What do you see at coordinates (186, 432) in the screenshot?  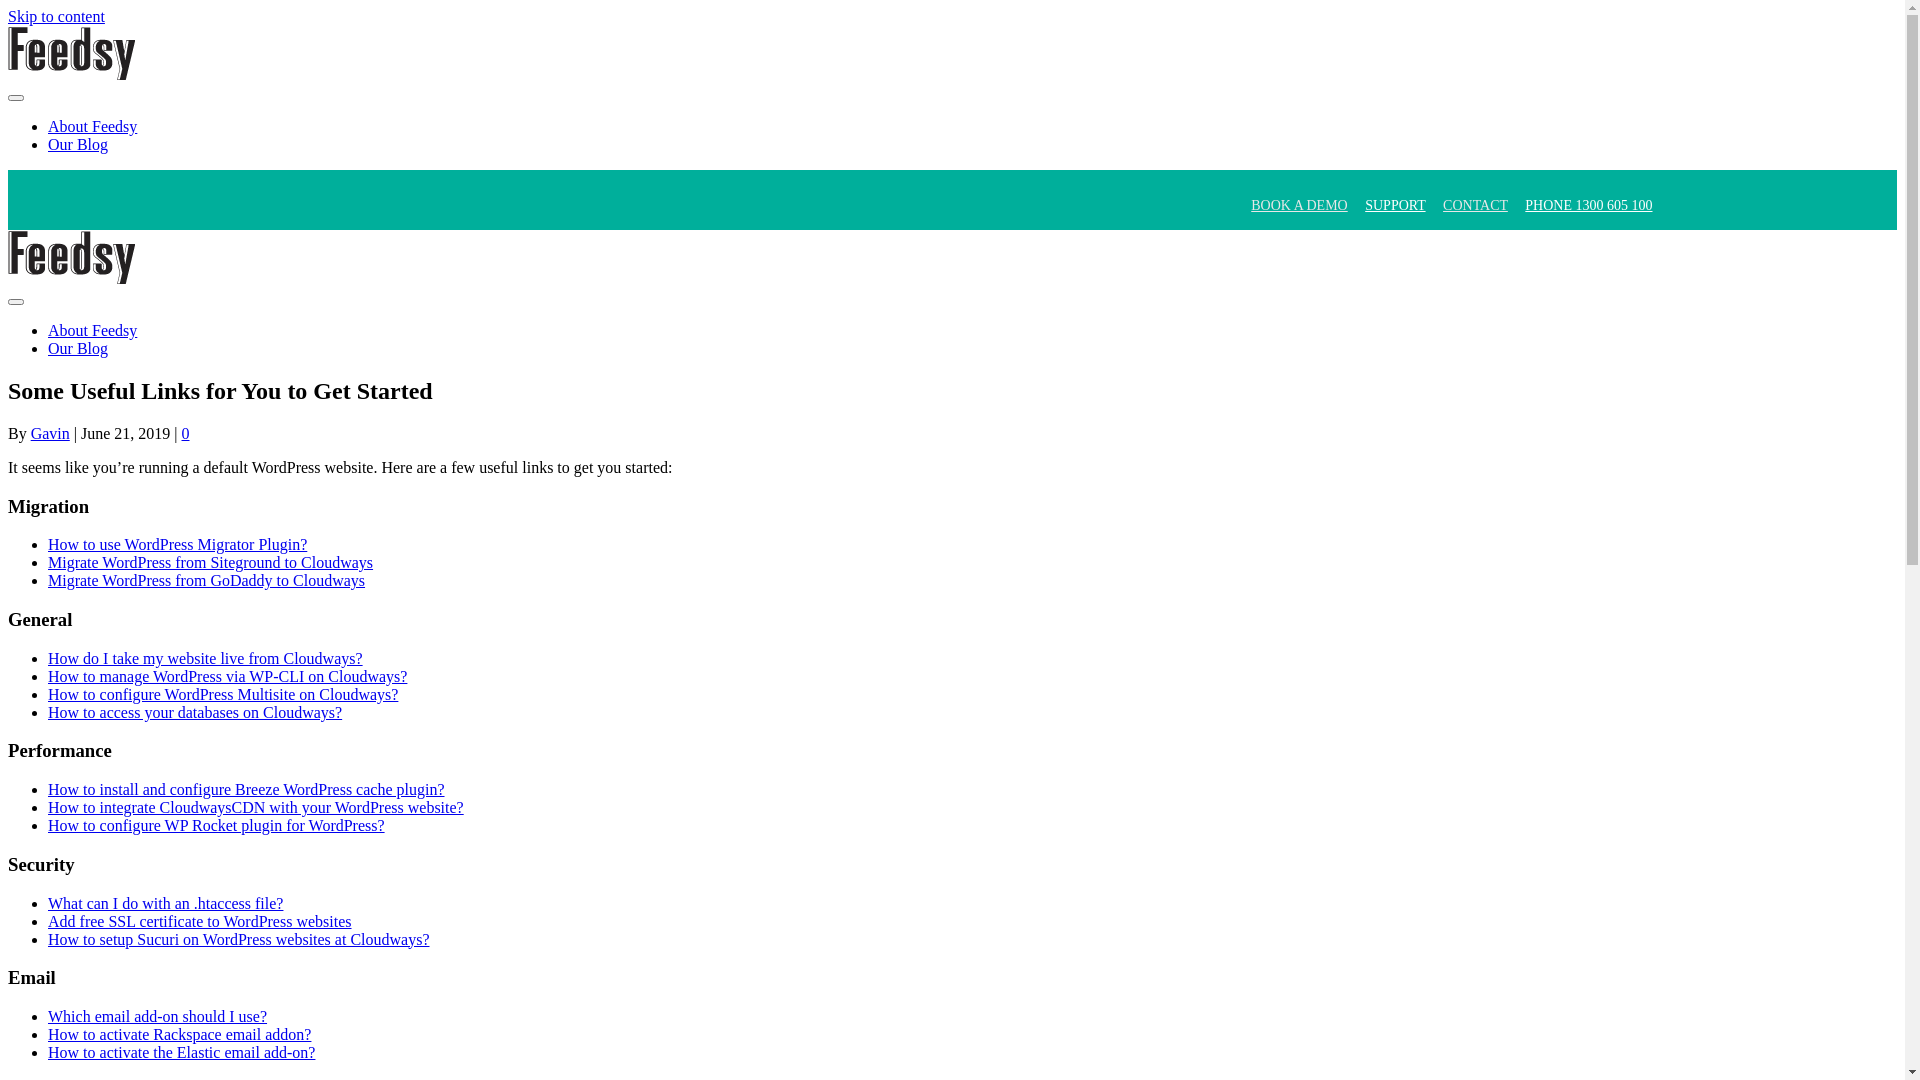 I see `'0'` at bounding box center [186, 432].